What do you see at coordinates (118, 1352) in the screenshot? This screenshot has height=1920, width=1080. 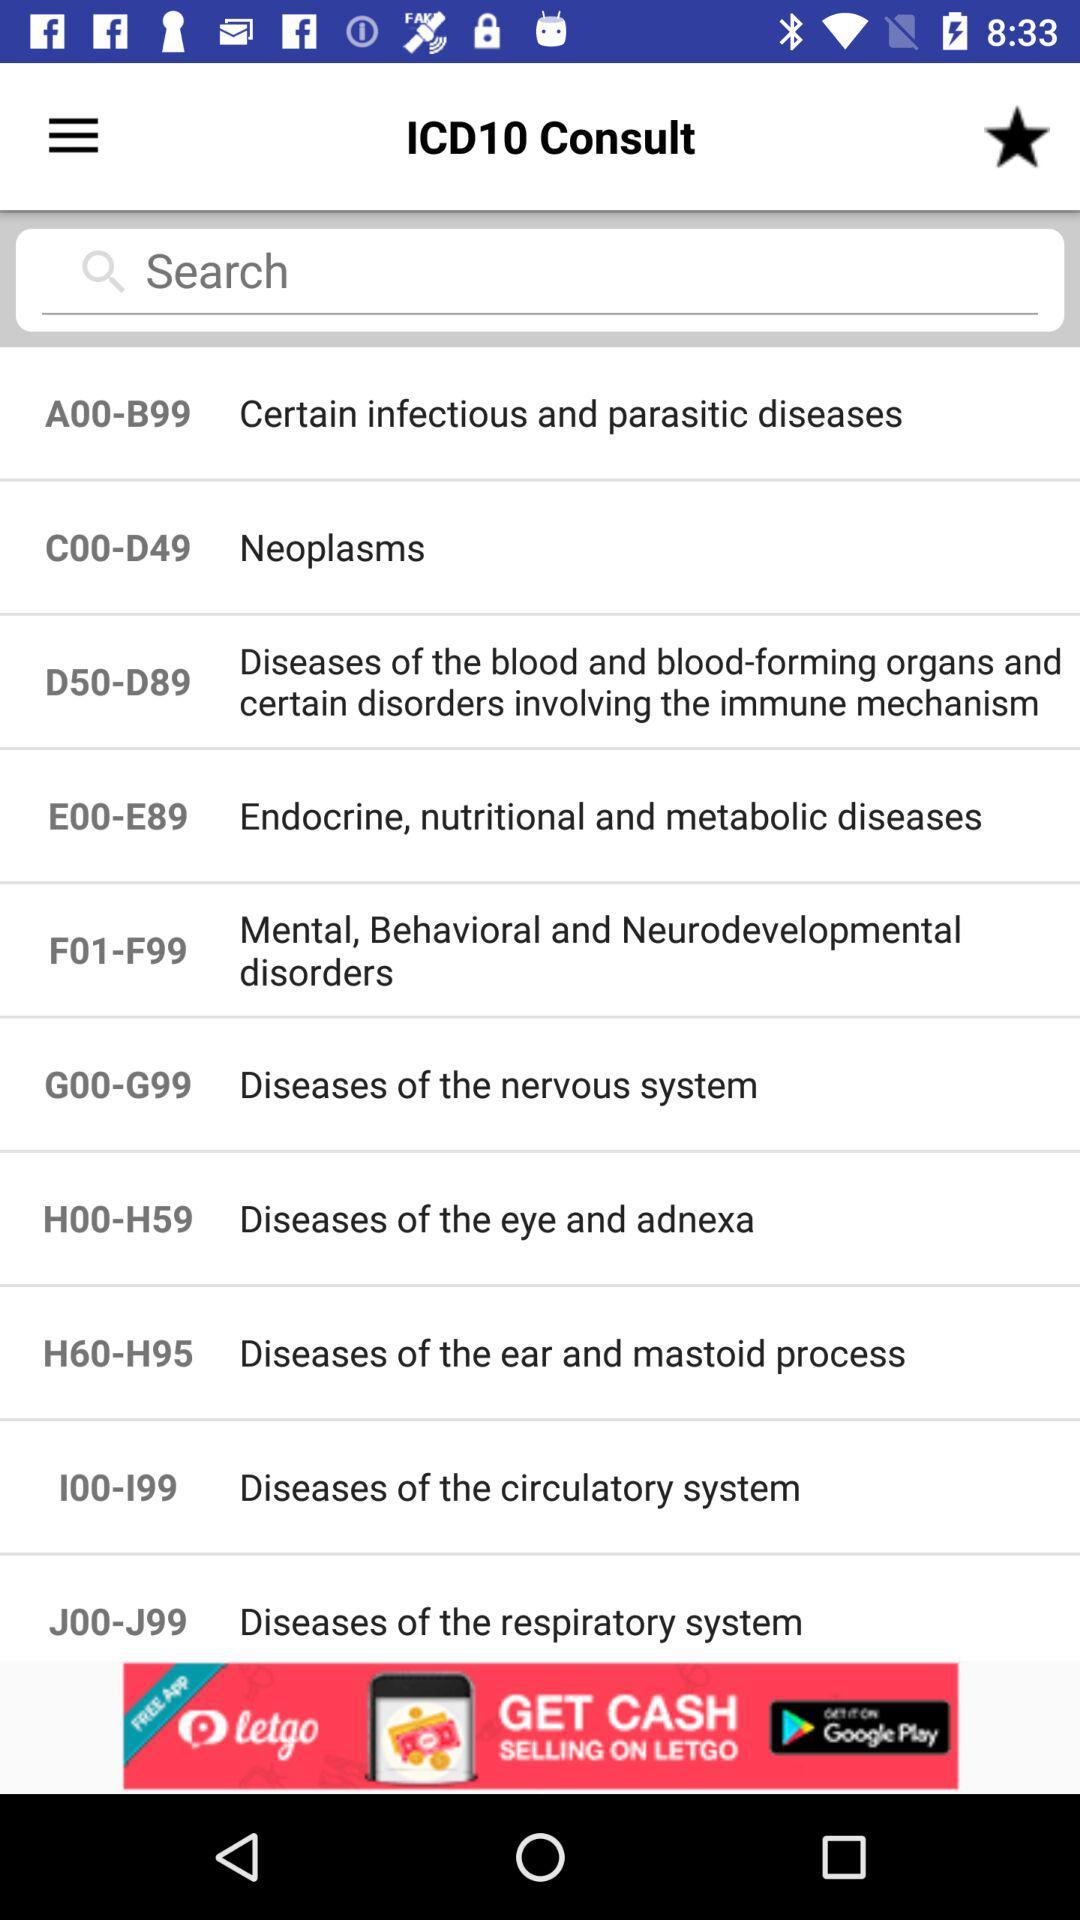 I see `h60-h95 icon` at bounding box center [118, 1352].